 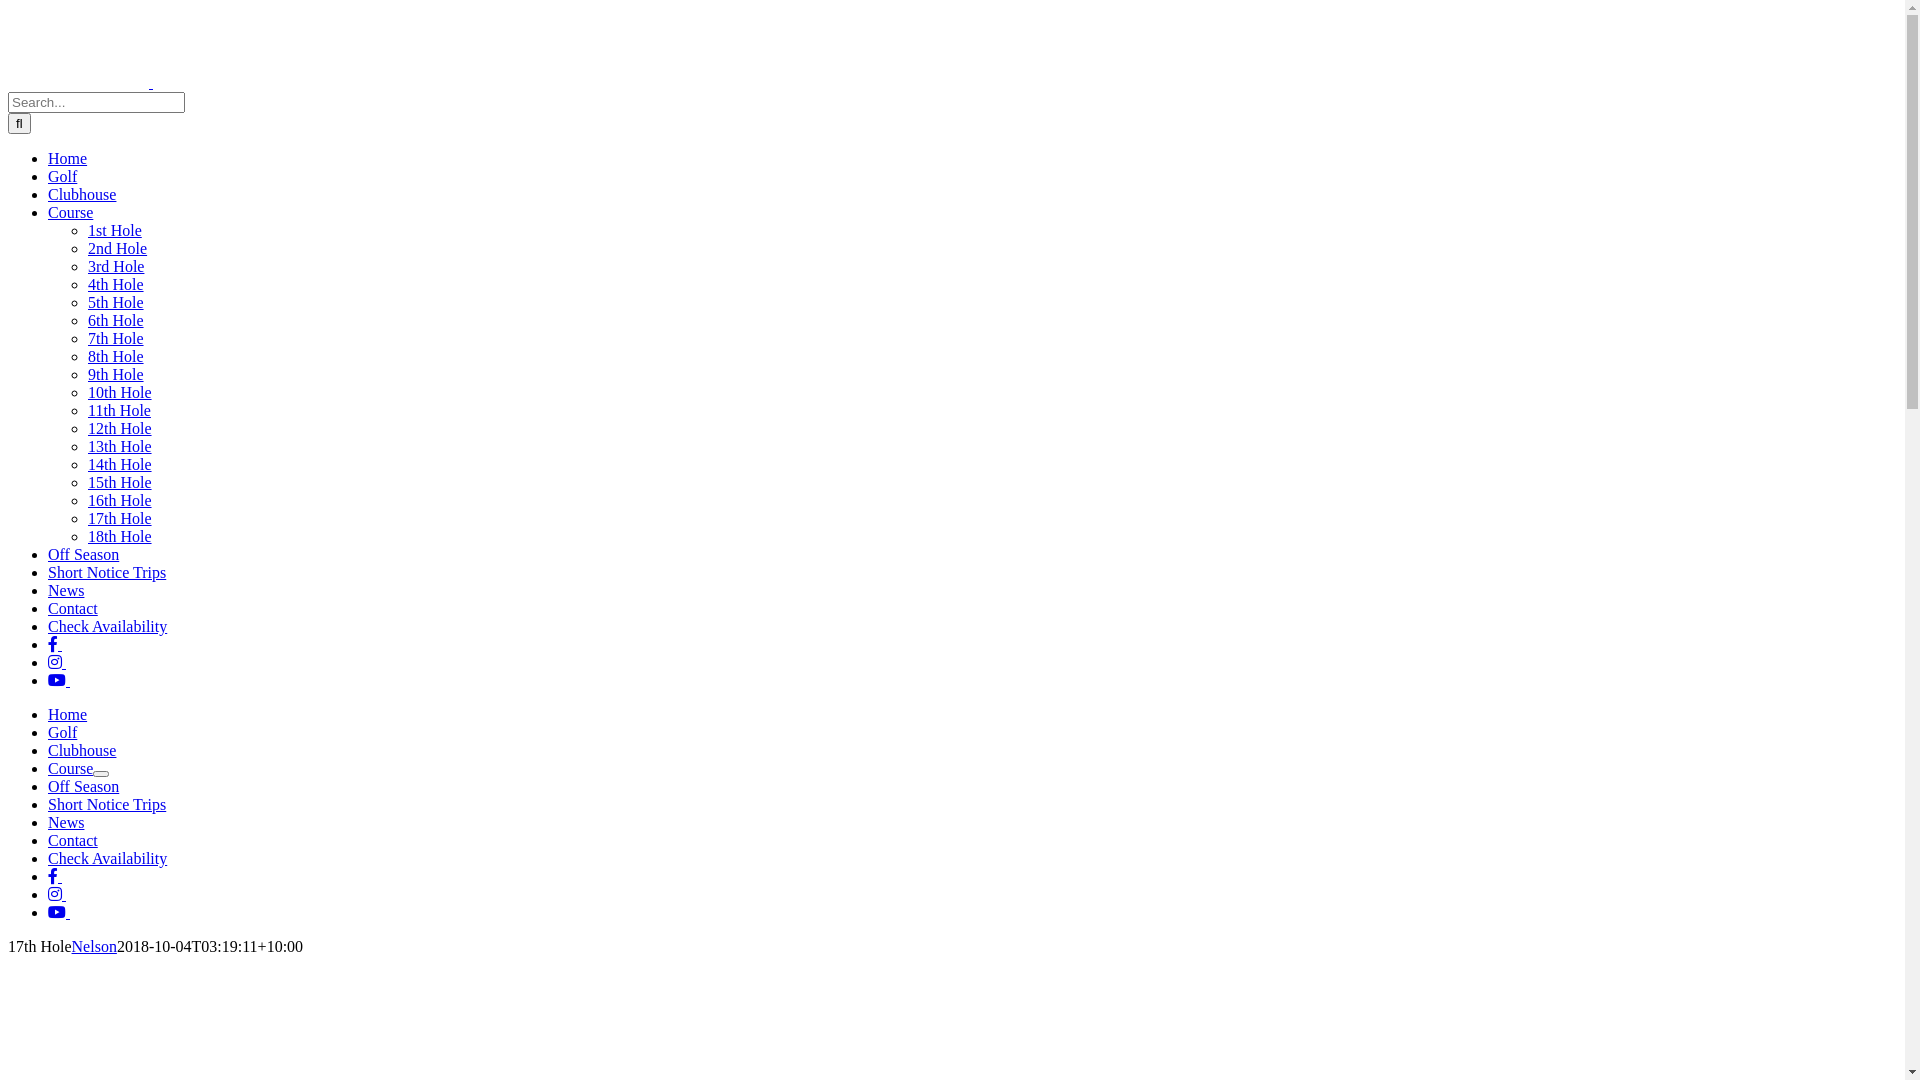 I want to click on 'Course', so click(x=48, y=767).